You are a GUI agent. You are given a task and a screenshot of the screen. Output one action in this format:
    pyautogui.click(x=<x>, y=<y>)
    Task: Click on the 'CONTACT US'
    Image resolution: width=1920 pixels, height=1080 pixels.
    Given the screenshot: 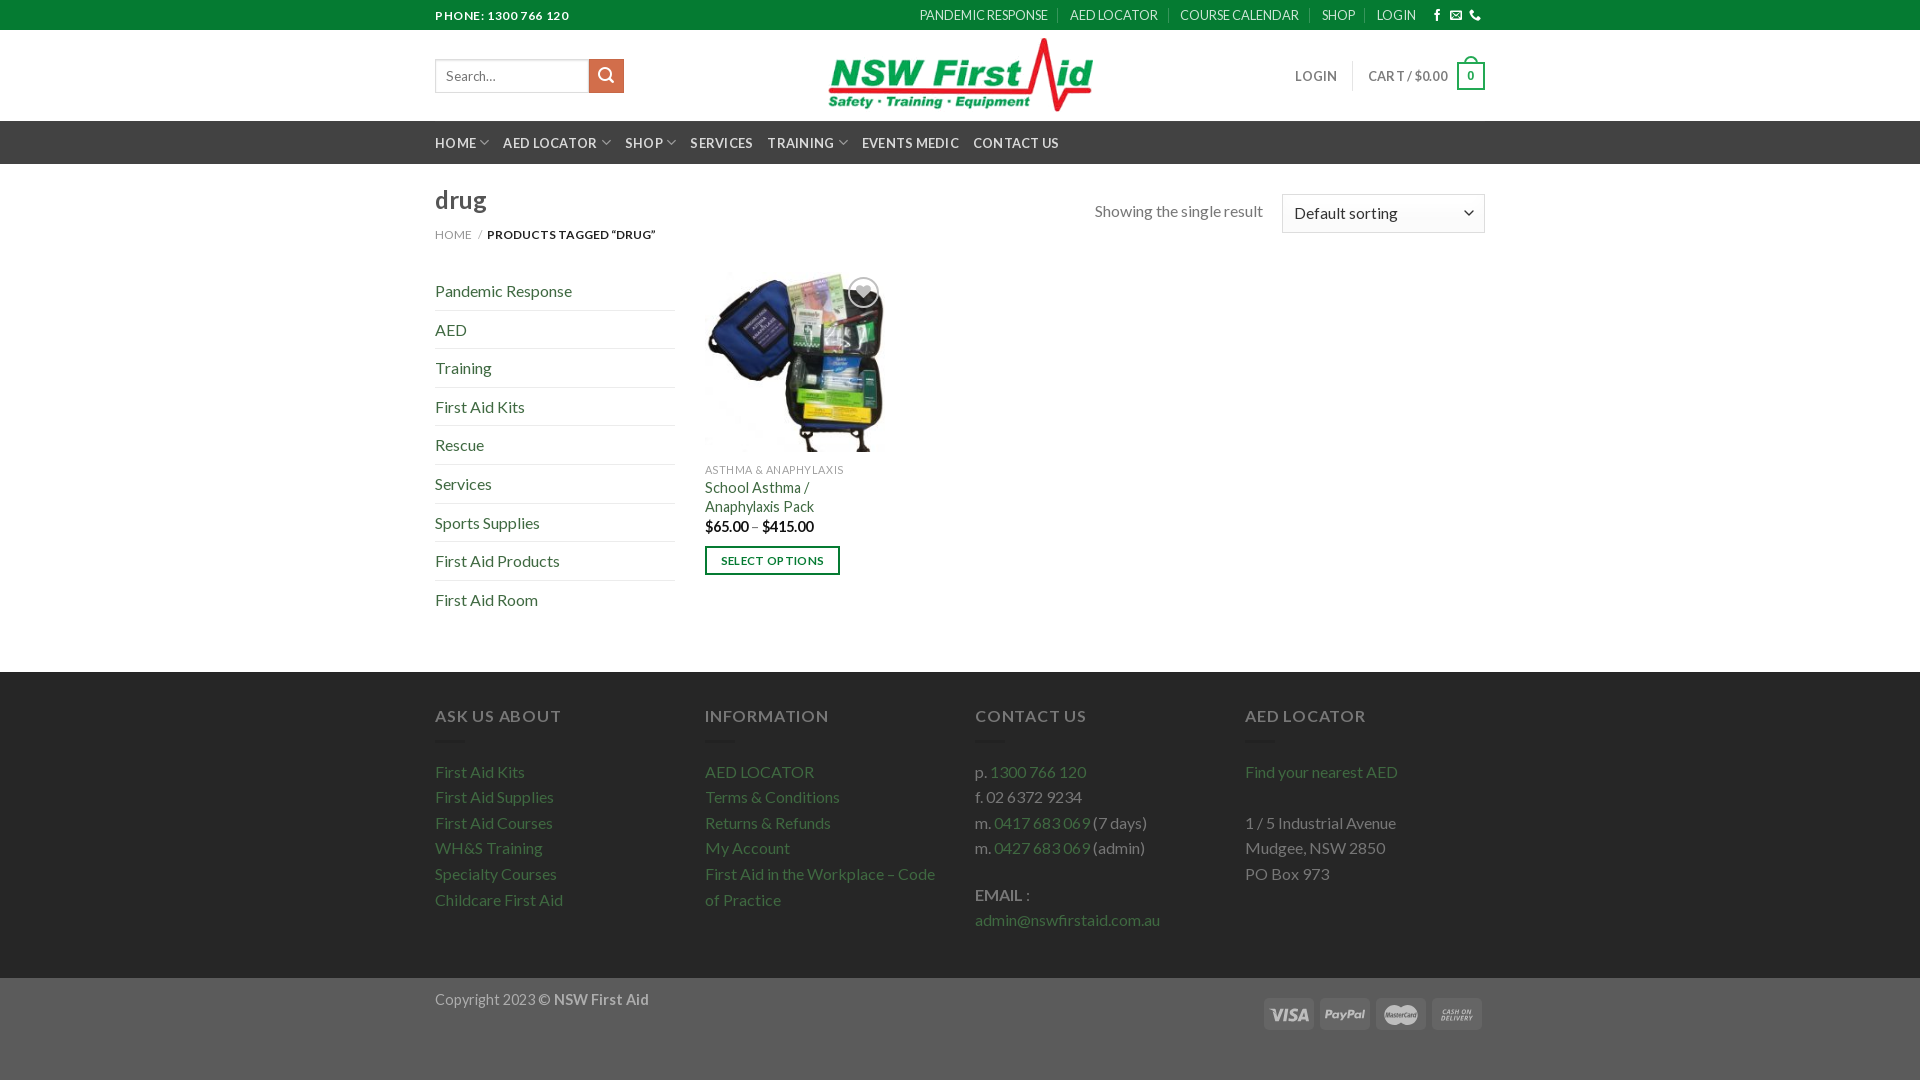 What is the action you would take?
    pyautogui.click(x=1016, y=141)
    